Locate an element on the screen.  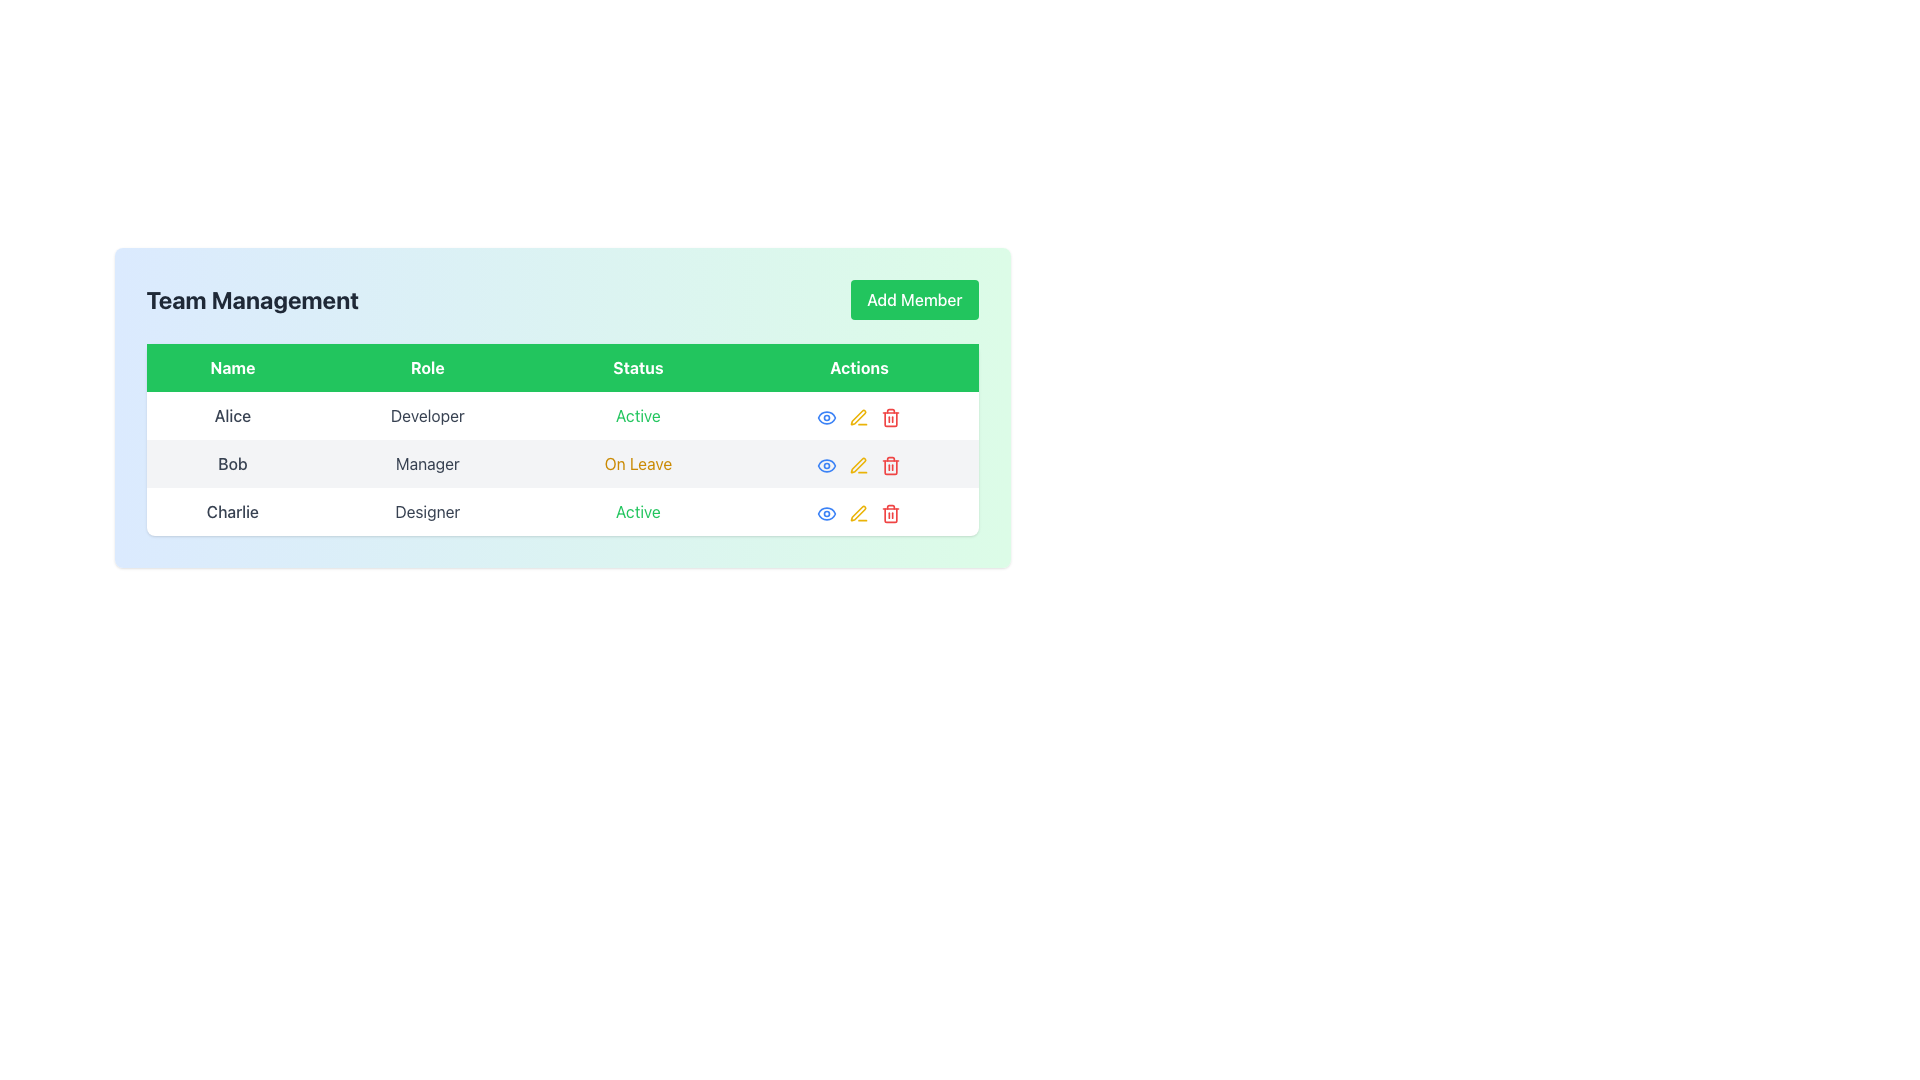
the 'Add Member' button located in the top-right corner of the 'Team Management' interface is located at coordinates (913, 300).